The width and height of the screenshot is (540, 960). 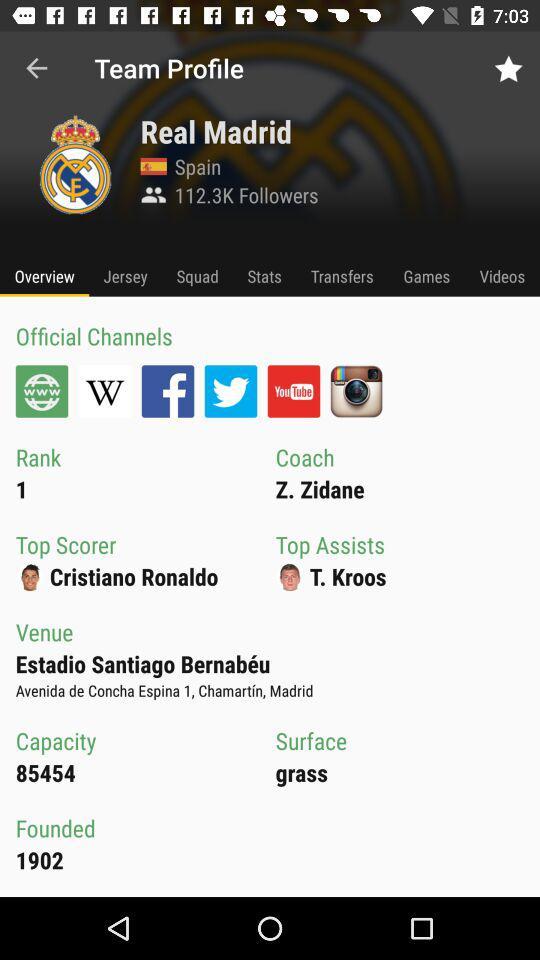 What do you see at coordinates (42, 390) in the screenshot?
I see `settings` at bounding box center [42, 390].